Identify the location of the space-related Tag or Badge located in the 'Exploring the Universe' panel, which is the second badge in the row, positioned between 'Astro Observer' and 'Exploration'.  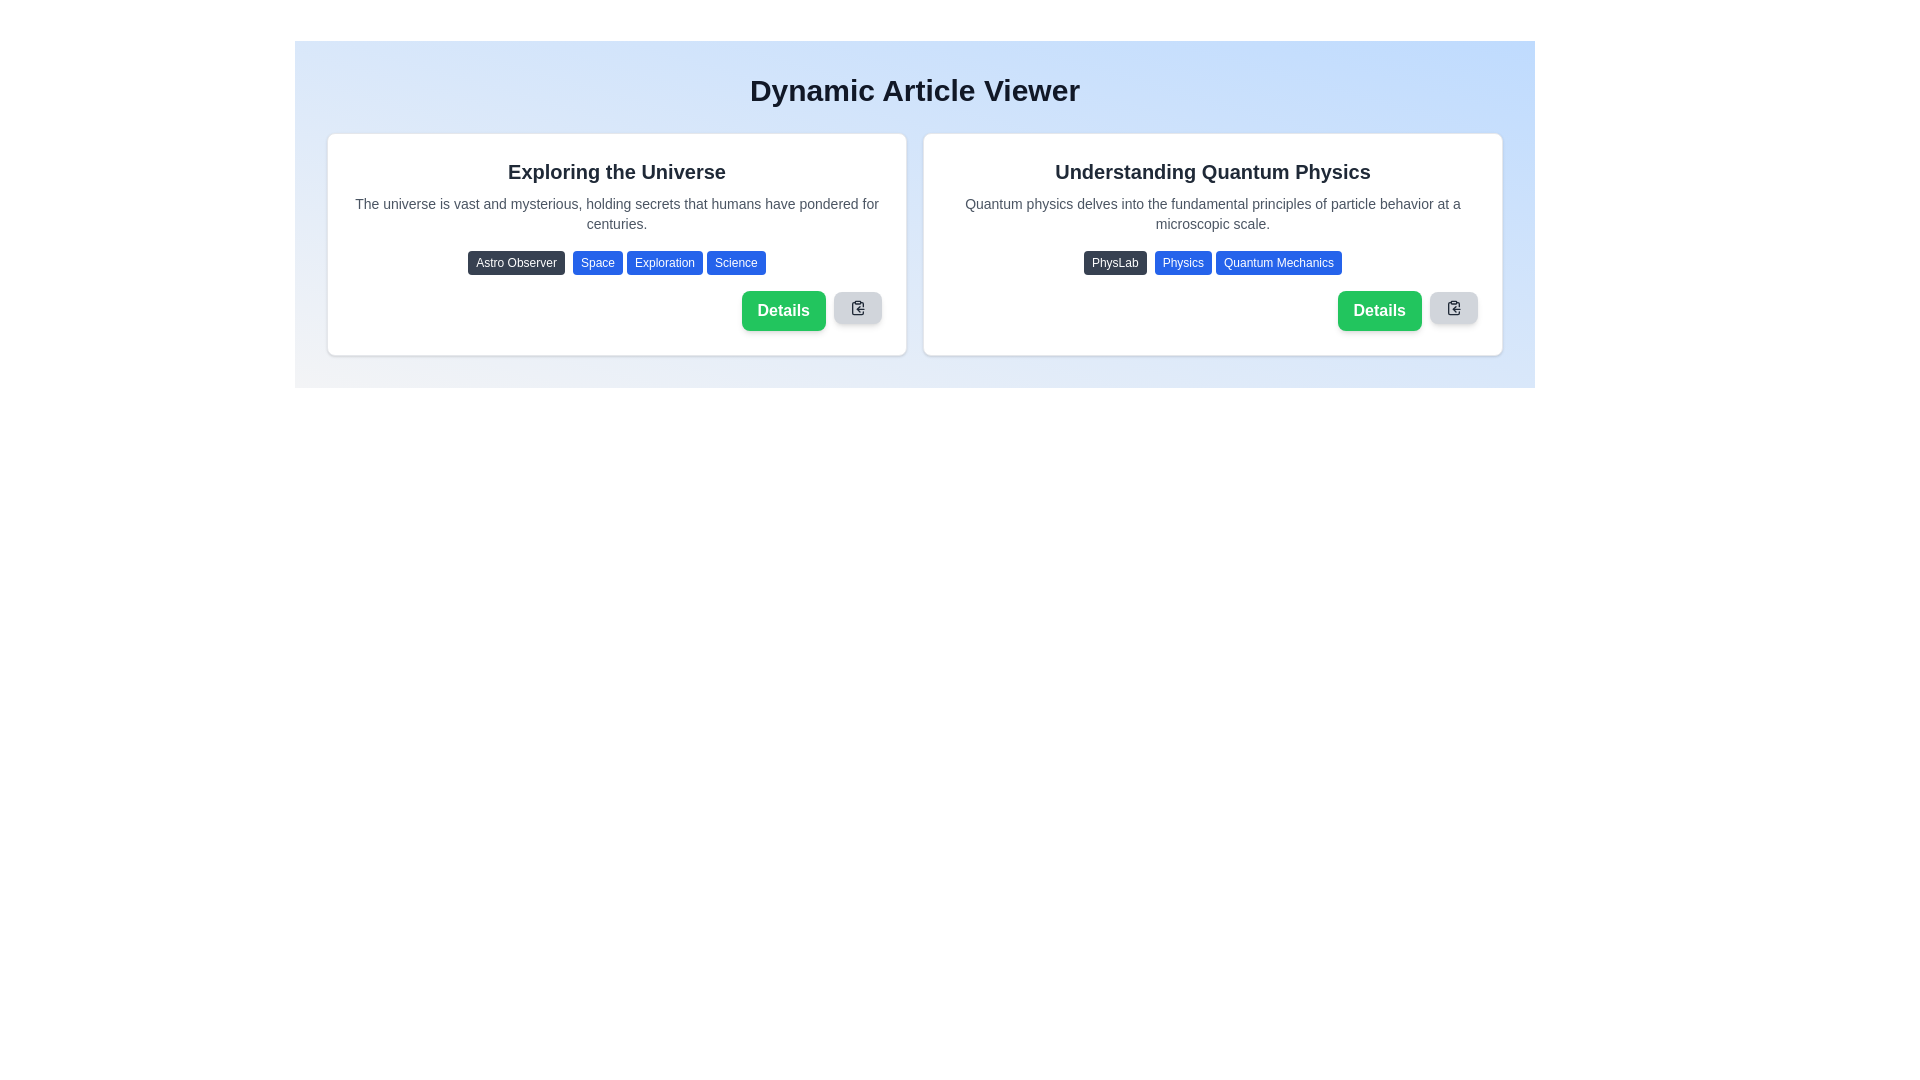
(596, 261).